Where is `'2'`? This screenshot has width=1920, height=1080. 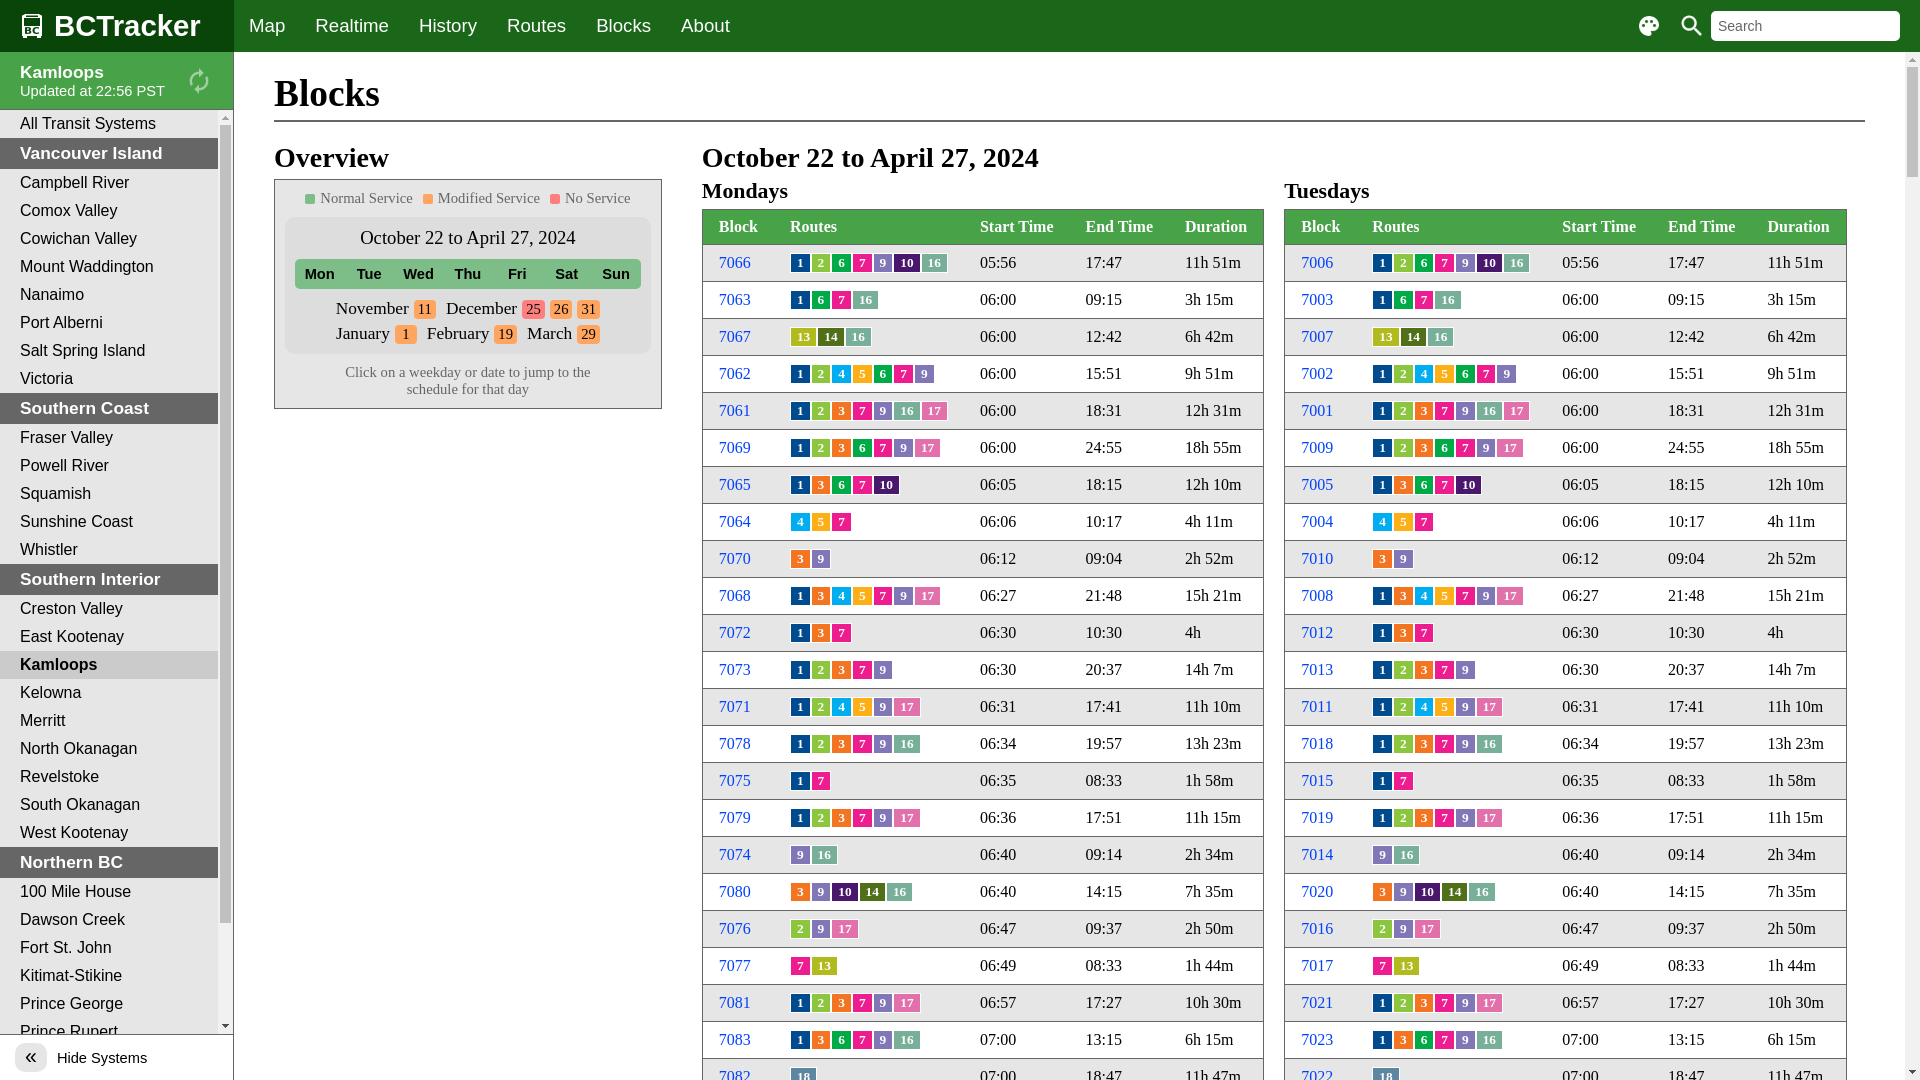
'2' is located at coordinates (1402, 1002).